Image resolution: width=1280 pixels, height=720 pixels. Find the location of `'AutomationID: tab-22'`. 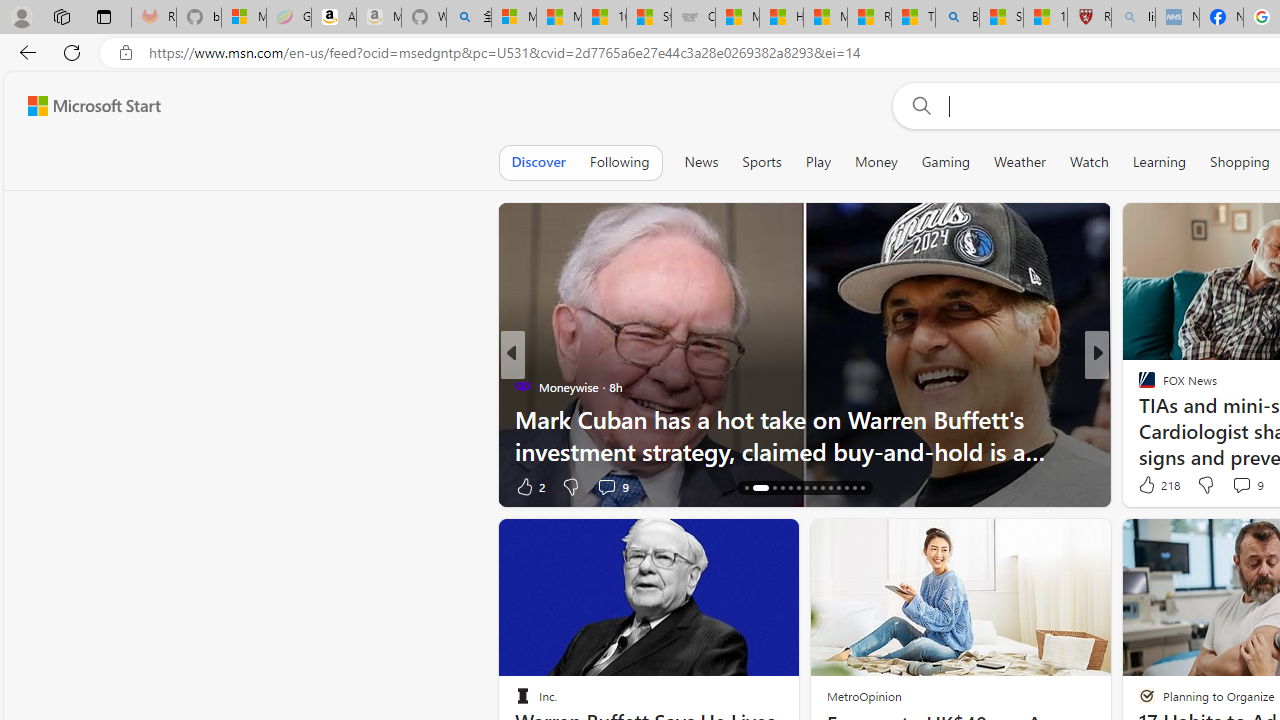

'AutomationID: tab-22' is located at coordinates (814, 488).